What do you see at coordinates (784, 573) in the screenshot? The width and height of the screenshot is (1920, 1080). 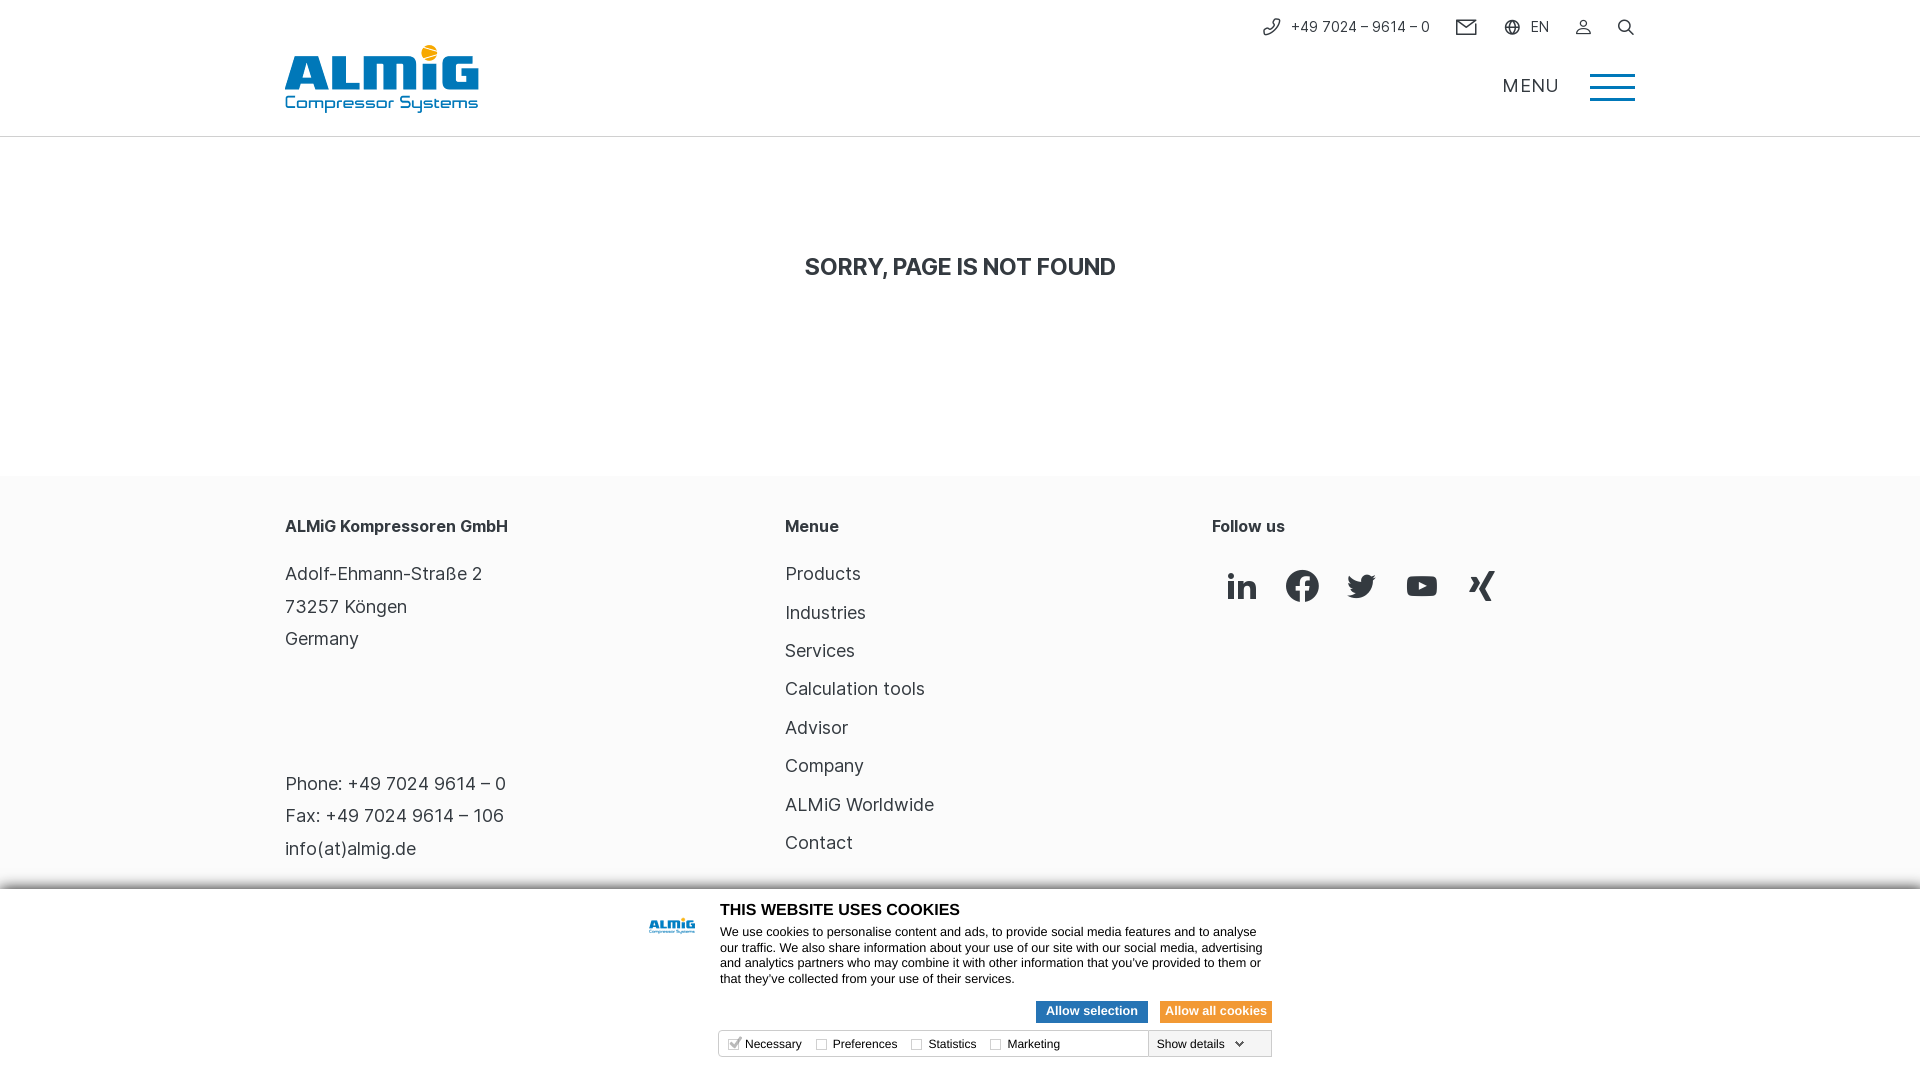 I see `'Products'` at bounding box center [784, 573].